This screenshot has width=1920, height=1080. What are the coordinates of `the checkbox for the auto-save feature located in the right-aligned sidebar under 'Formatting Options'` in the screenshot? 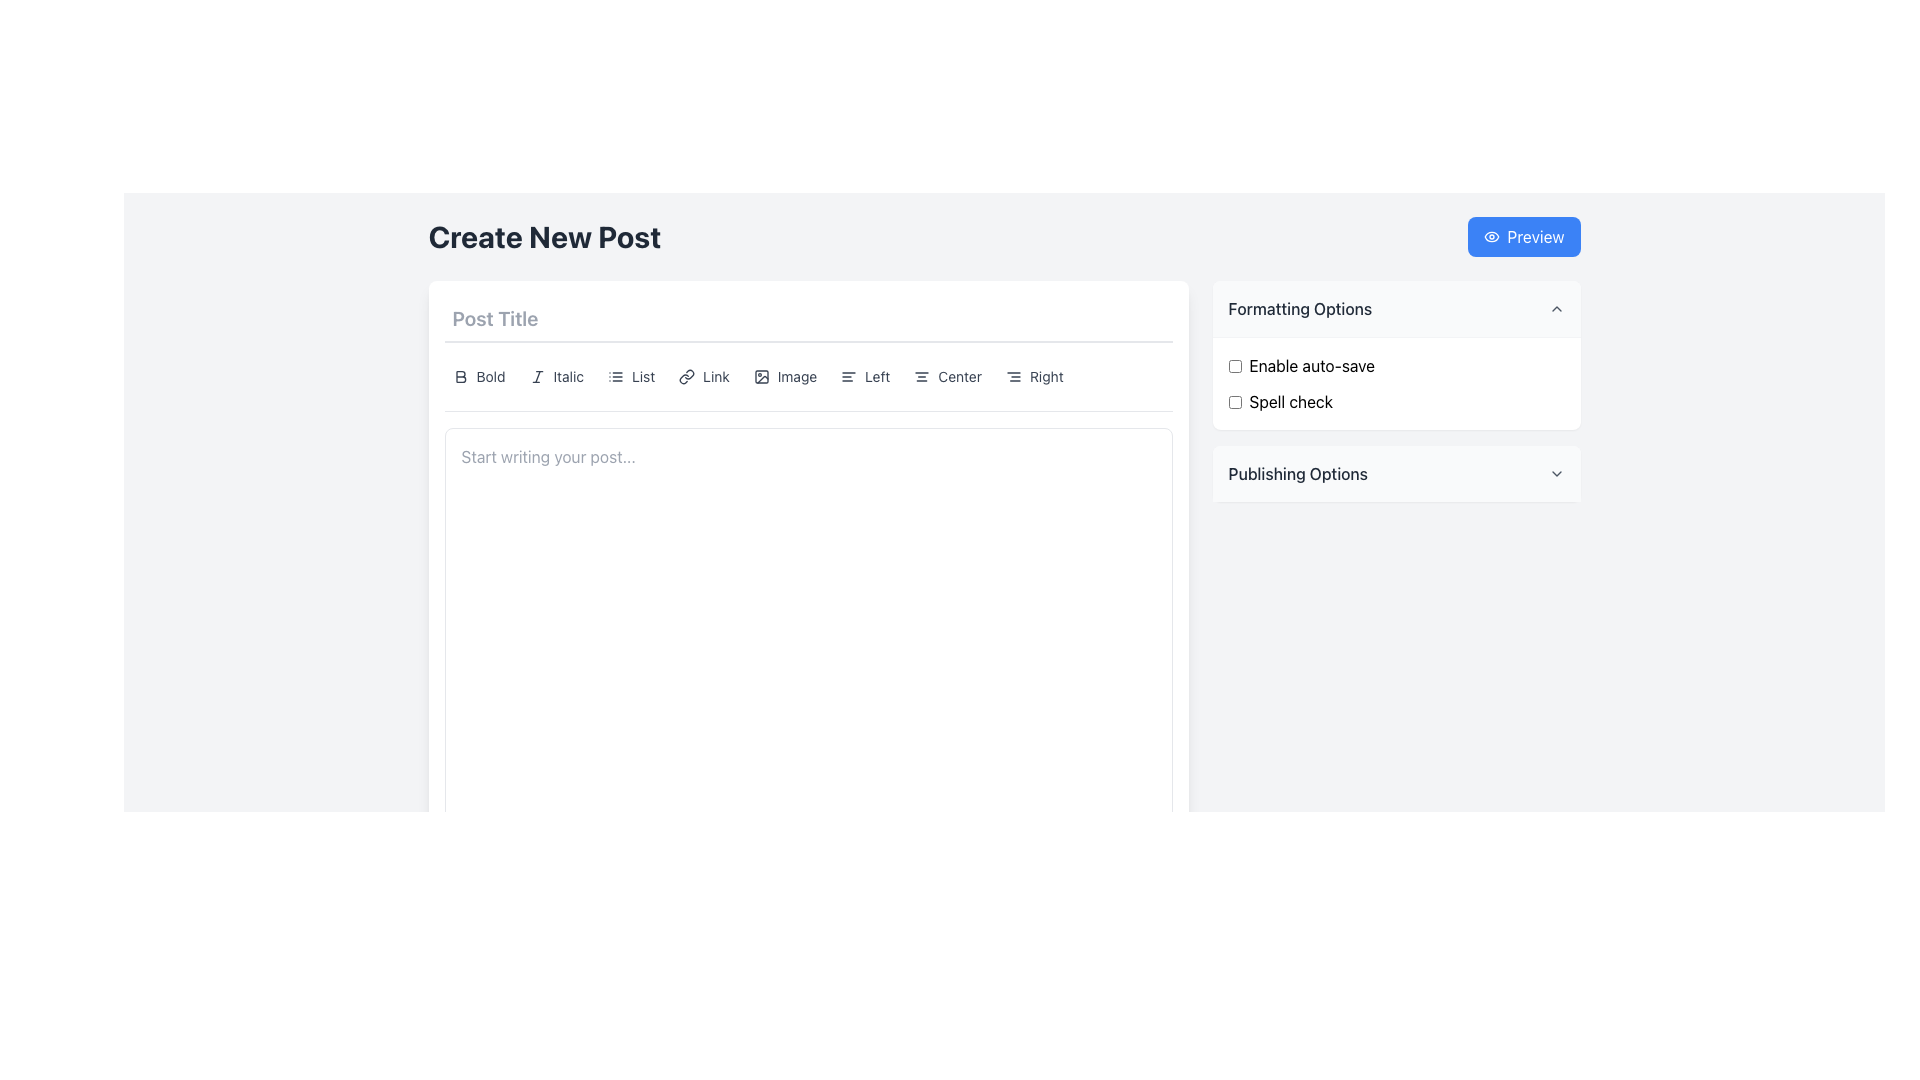 It's located at (1395, 366).